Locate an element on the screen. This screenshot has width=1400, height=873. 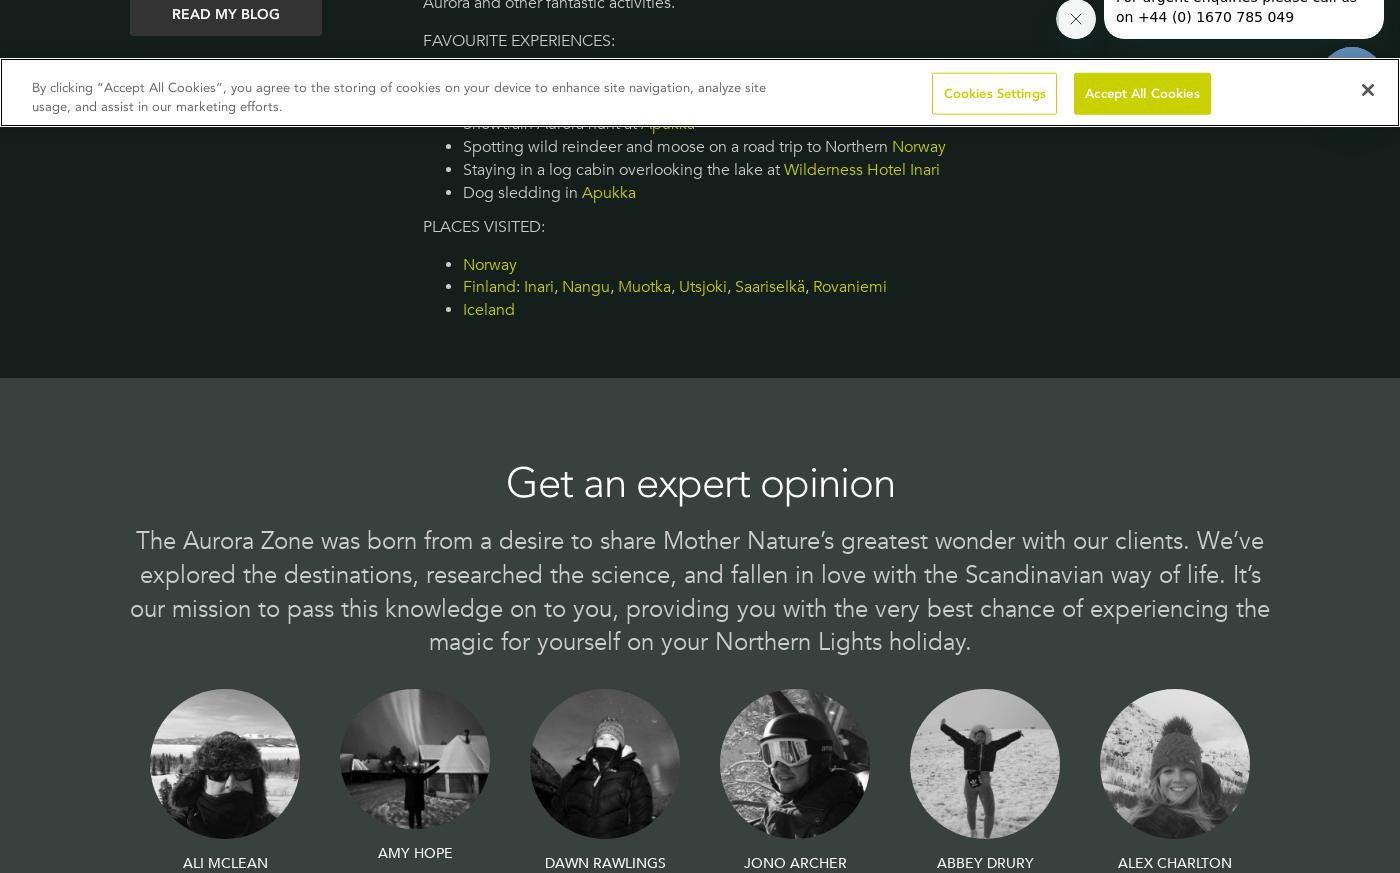
'Nangu' is located at coordinates (585, 287).